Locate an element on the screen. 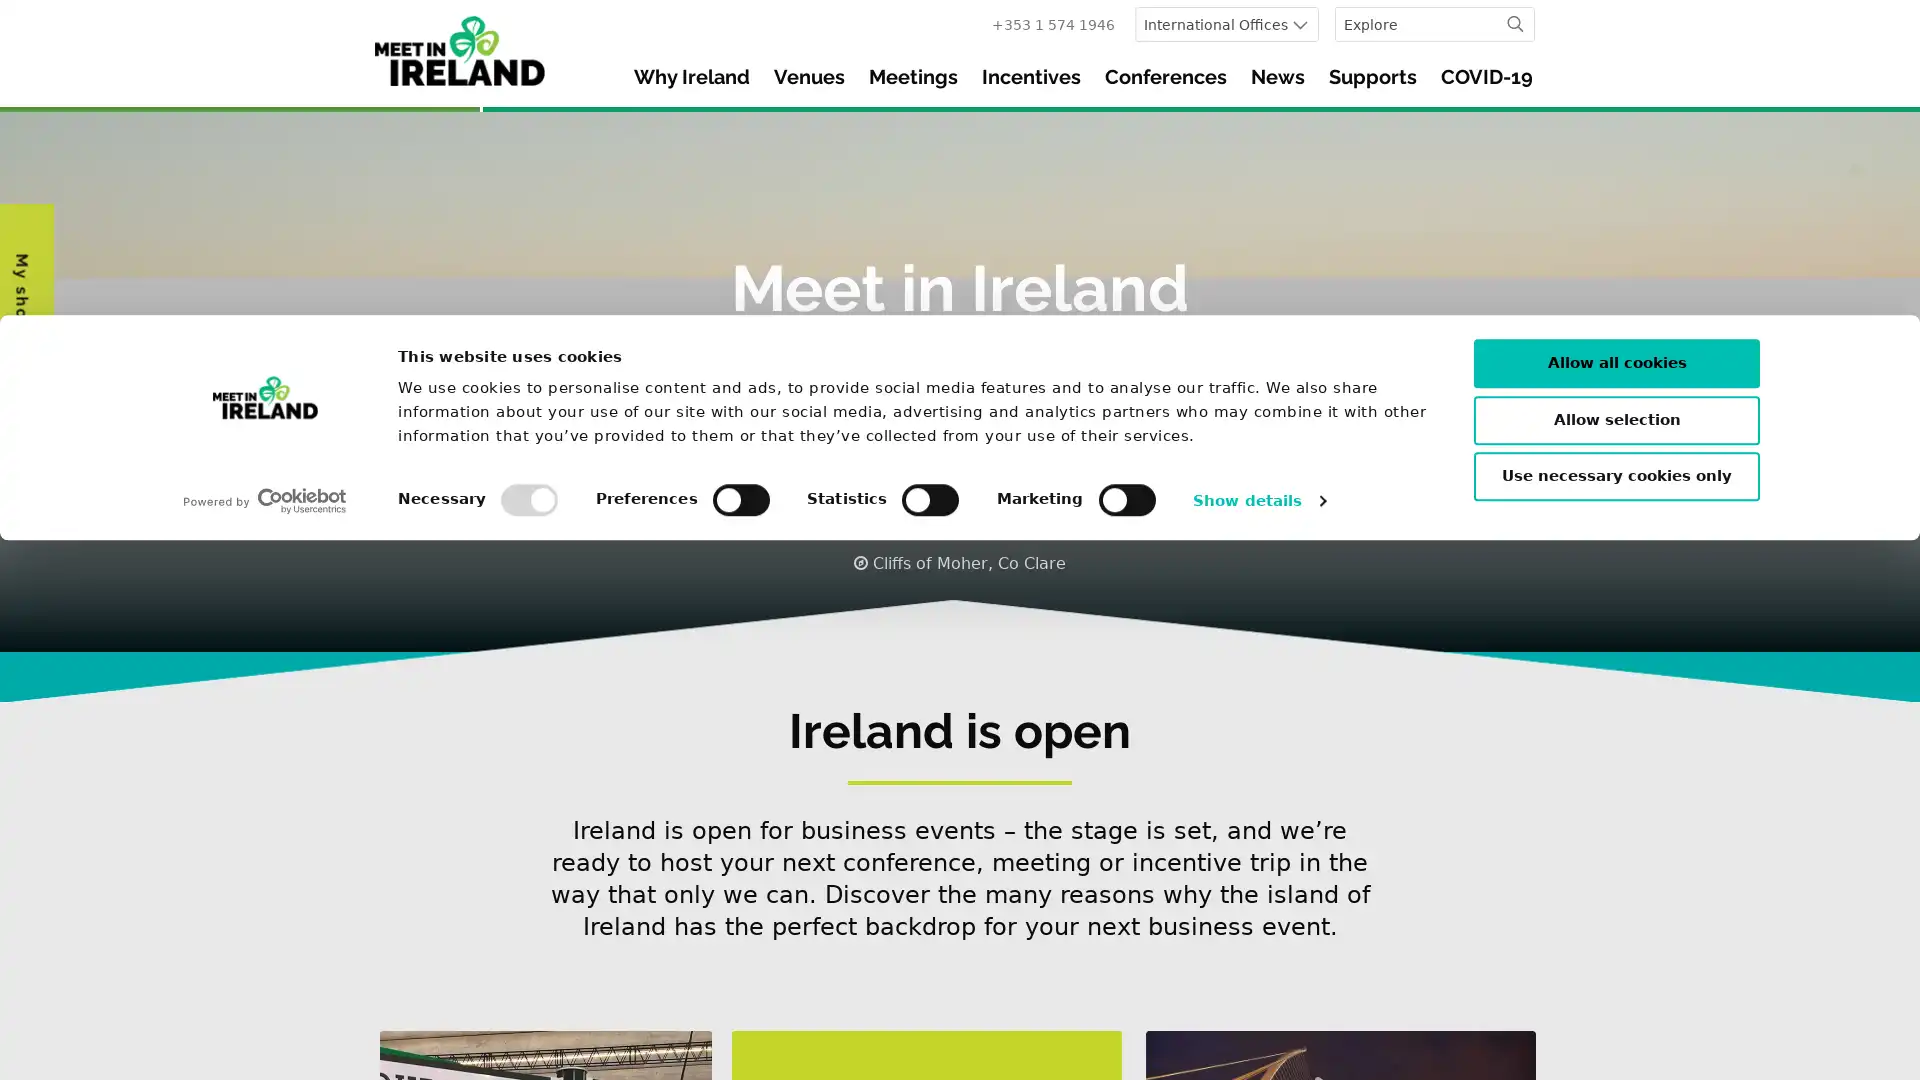 The height and width of the screenshot is (1080, 1920). Use necessary cookies only is located at coordinates (1617, 1016).